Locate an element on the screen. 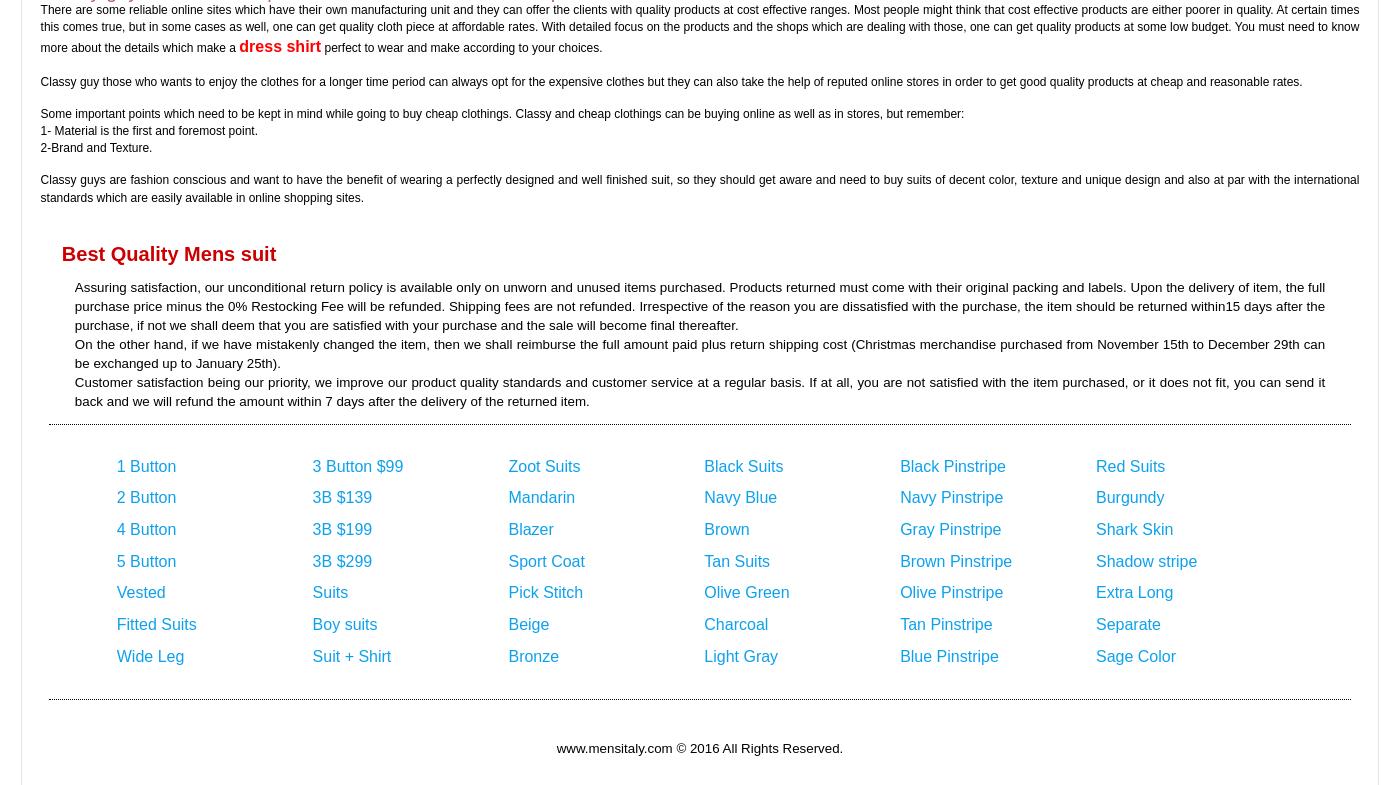  'Light Gray' is located at coordinates (741, 655).